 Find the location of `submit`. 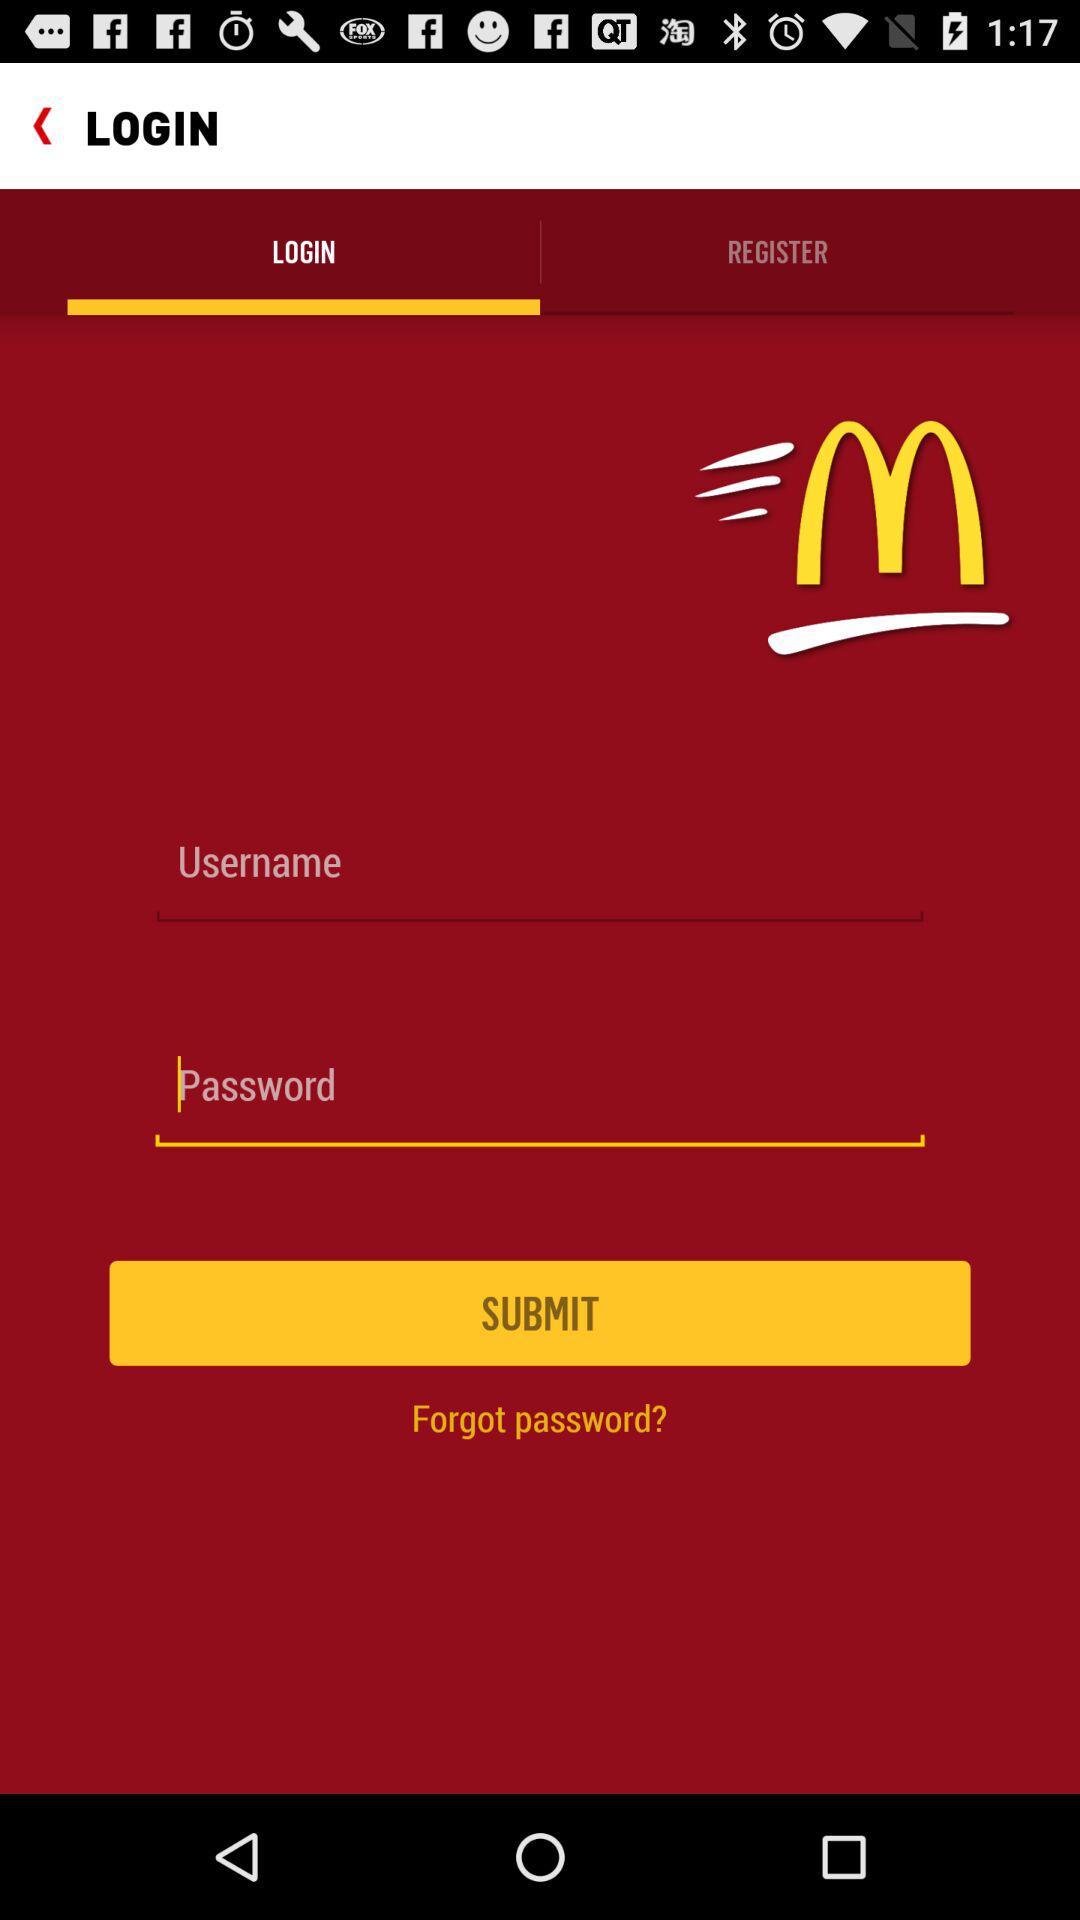

submit is located at coordinates (540, 1313).